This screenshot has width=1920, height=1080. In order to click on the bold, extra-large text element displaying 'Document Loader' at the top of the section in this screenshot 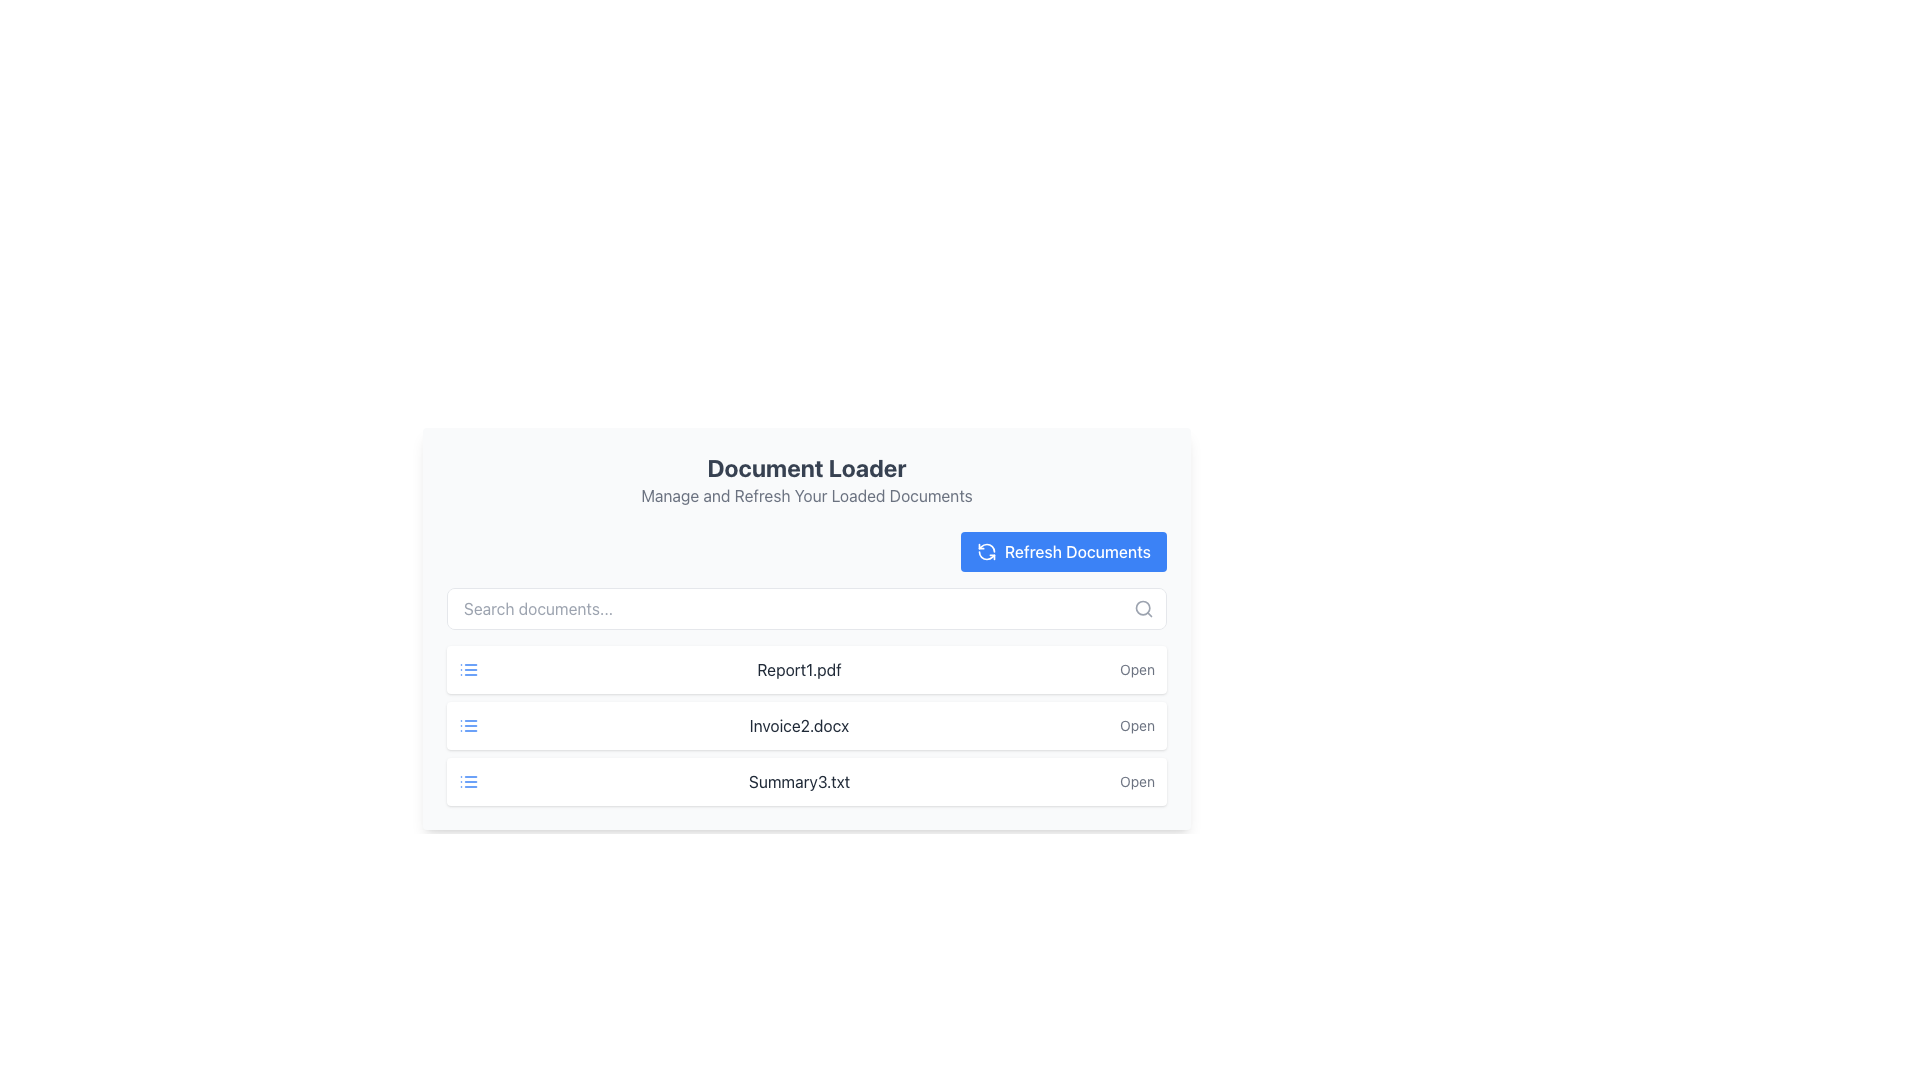, I will do `click(806, 467)`.